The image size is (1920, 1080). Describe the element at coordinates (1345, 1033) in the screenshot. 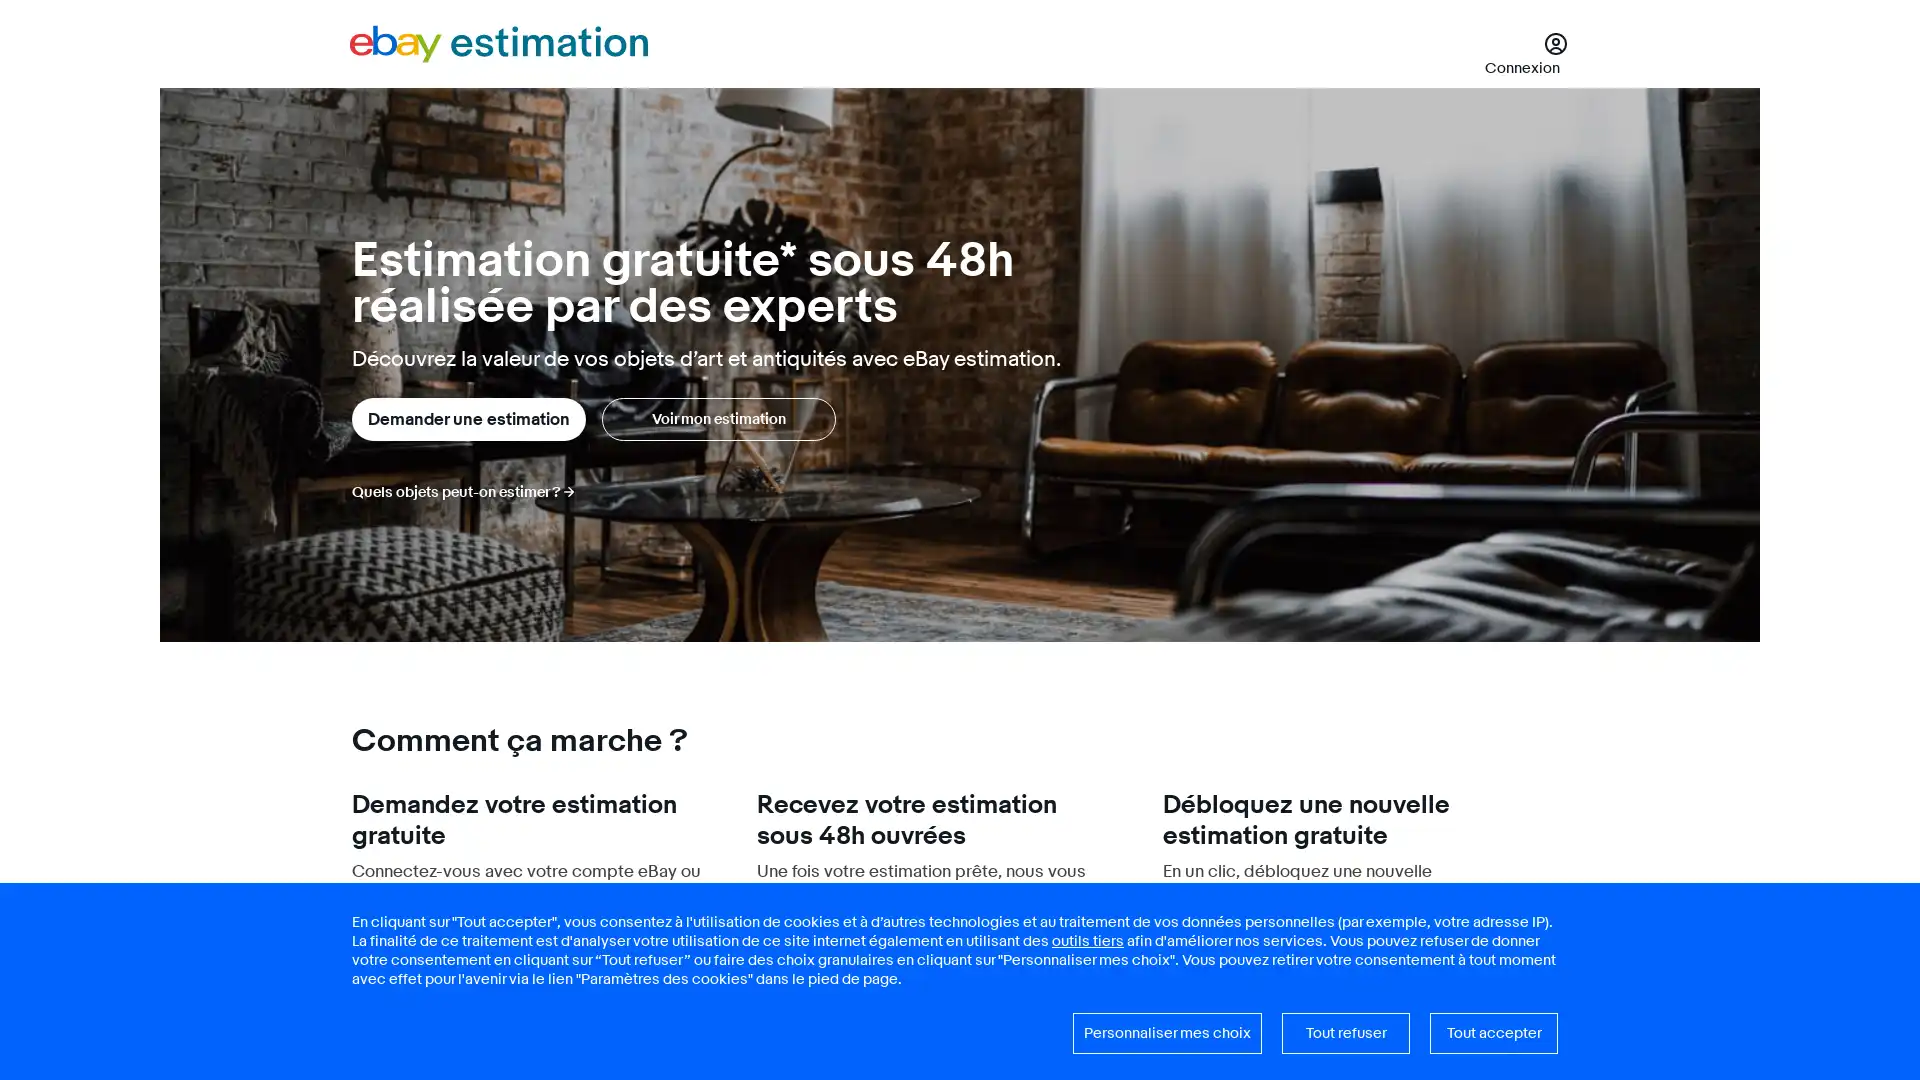

I see `Tout refuser` at that location.